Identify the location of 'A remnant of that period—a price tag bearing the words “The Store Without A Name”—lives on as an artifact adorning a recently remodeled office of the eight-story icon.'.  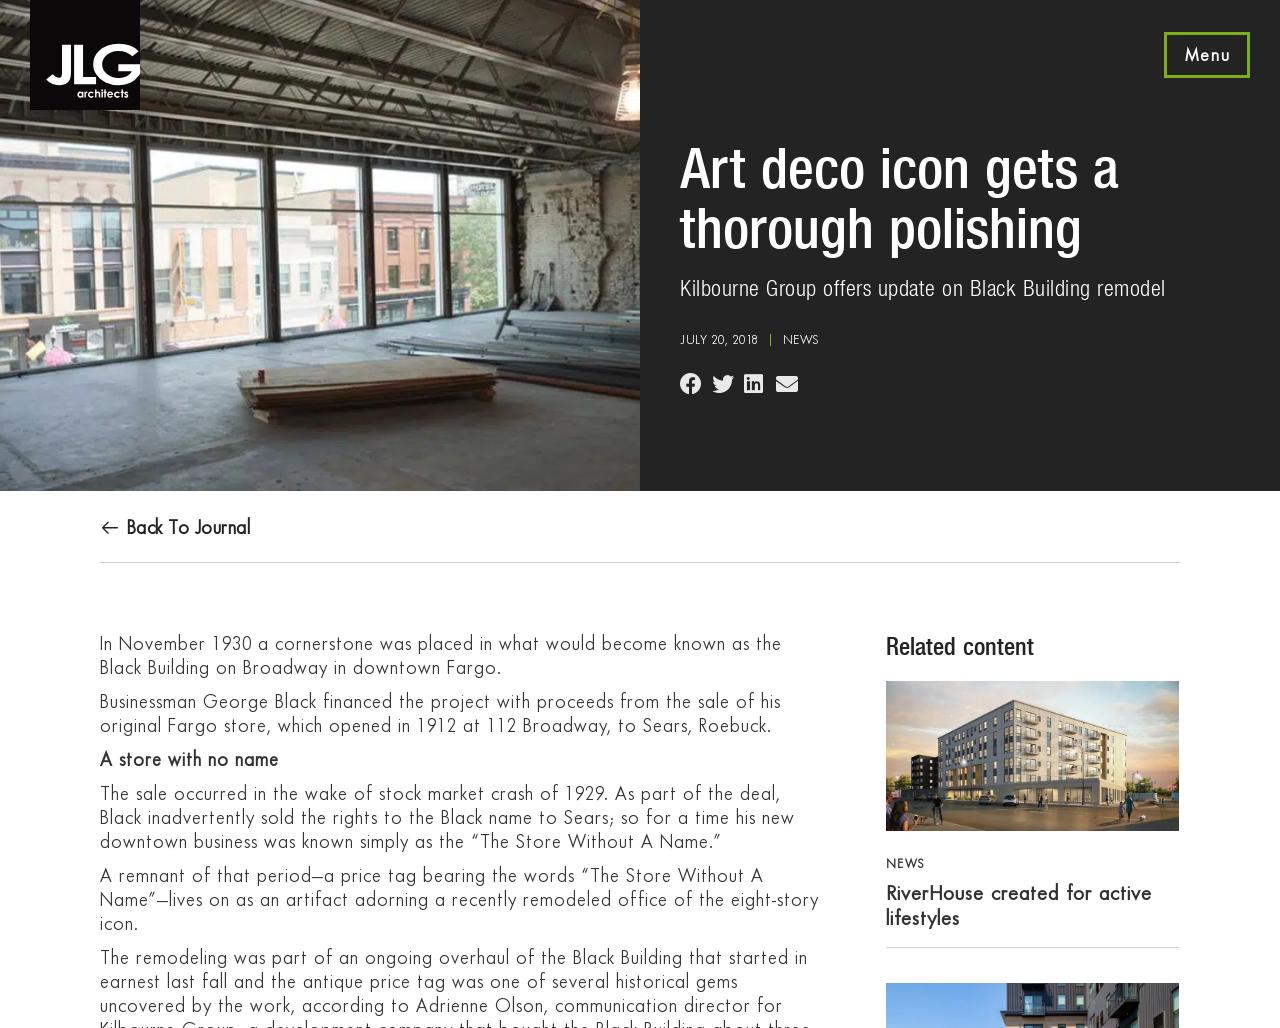
(98, 900).